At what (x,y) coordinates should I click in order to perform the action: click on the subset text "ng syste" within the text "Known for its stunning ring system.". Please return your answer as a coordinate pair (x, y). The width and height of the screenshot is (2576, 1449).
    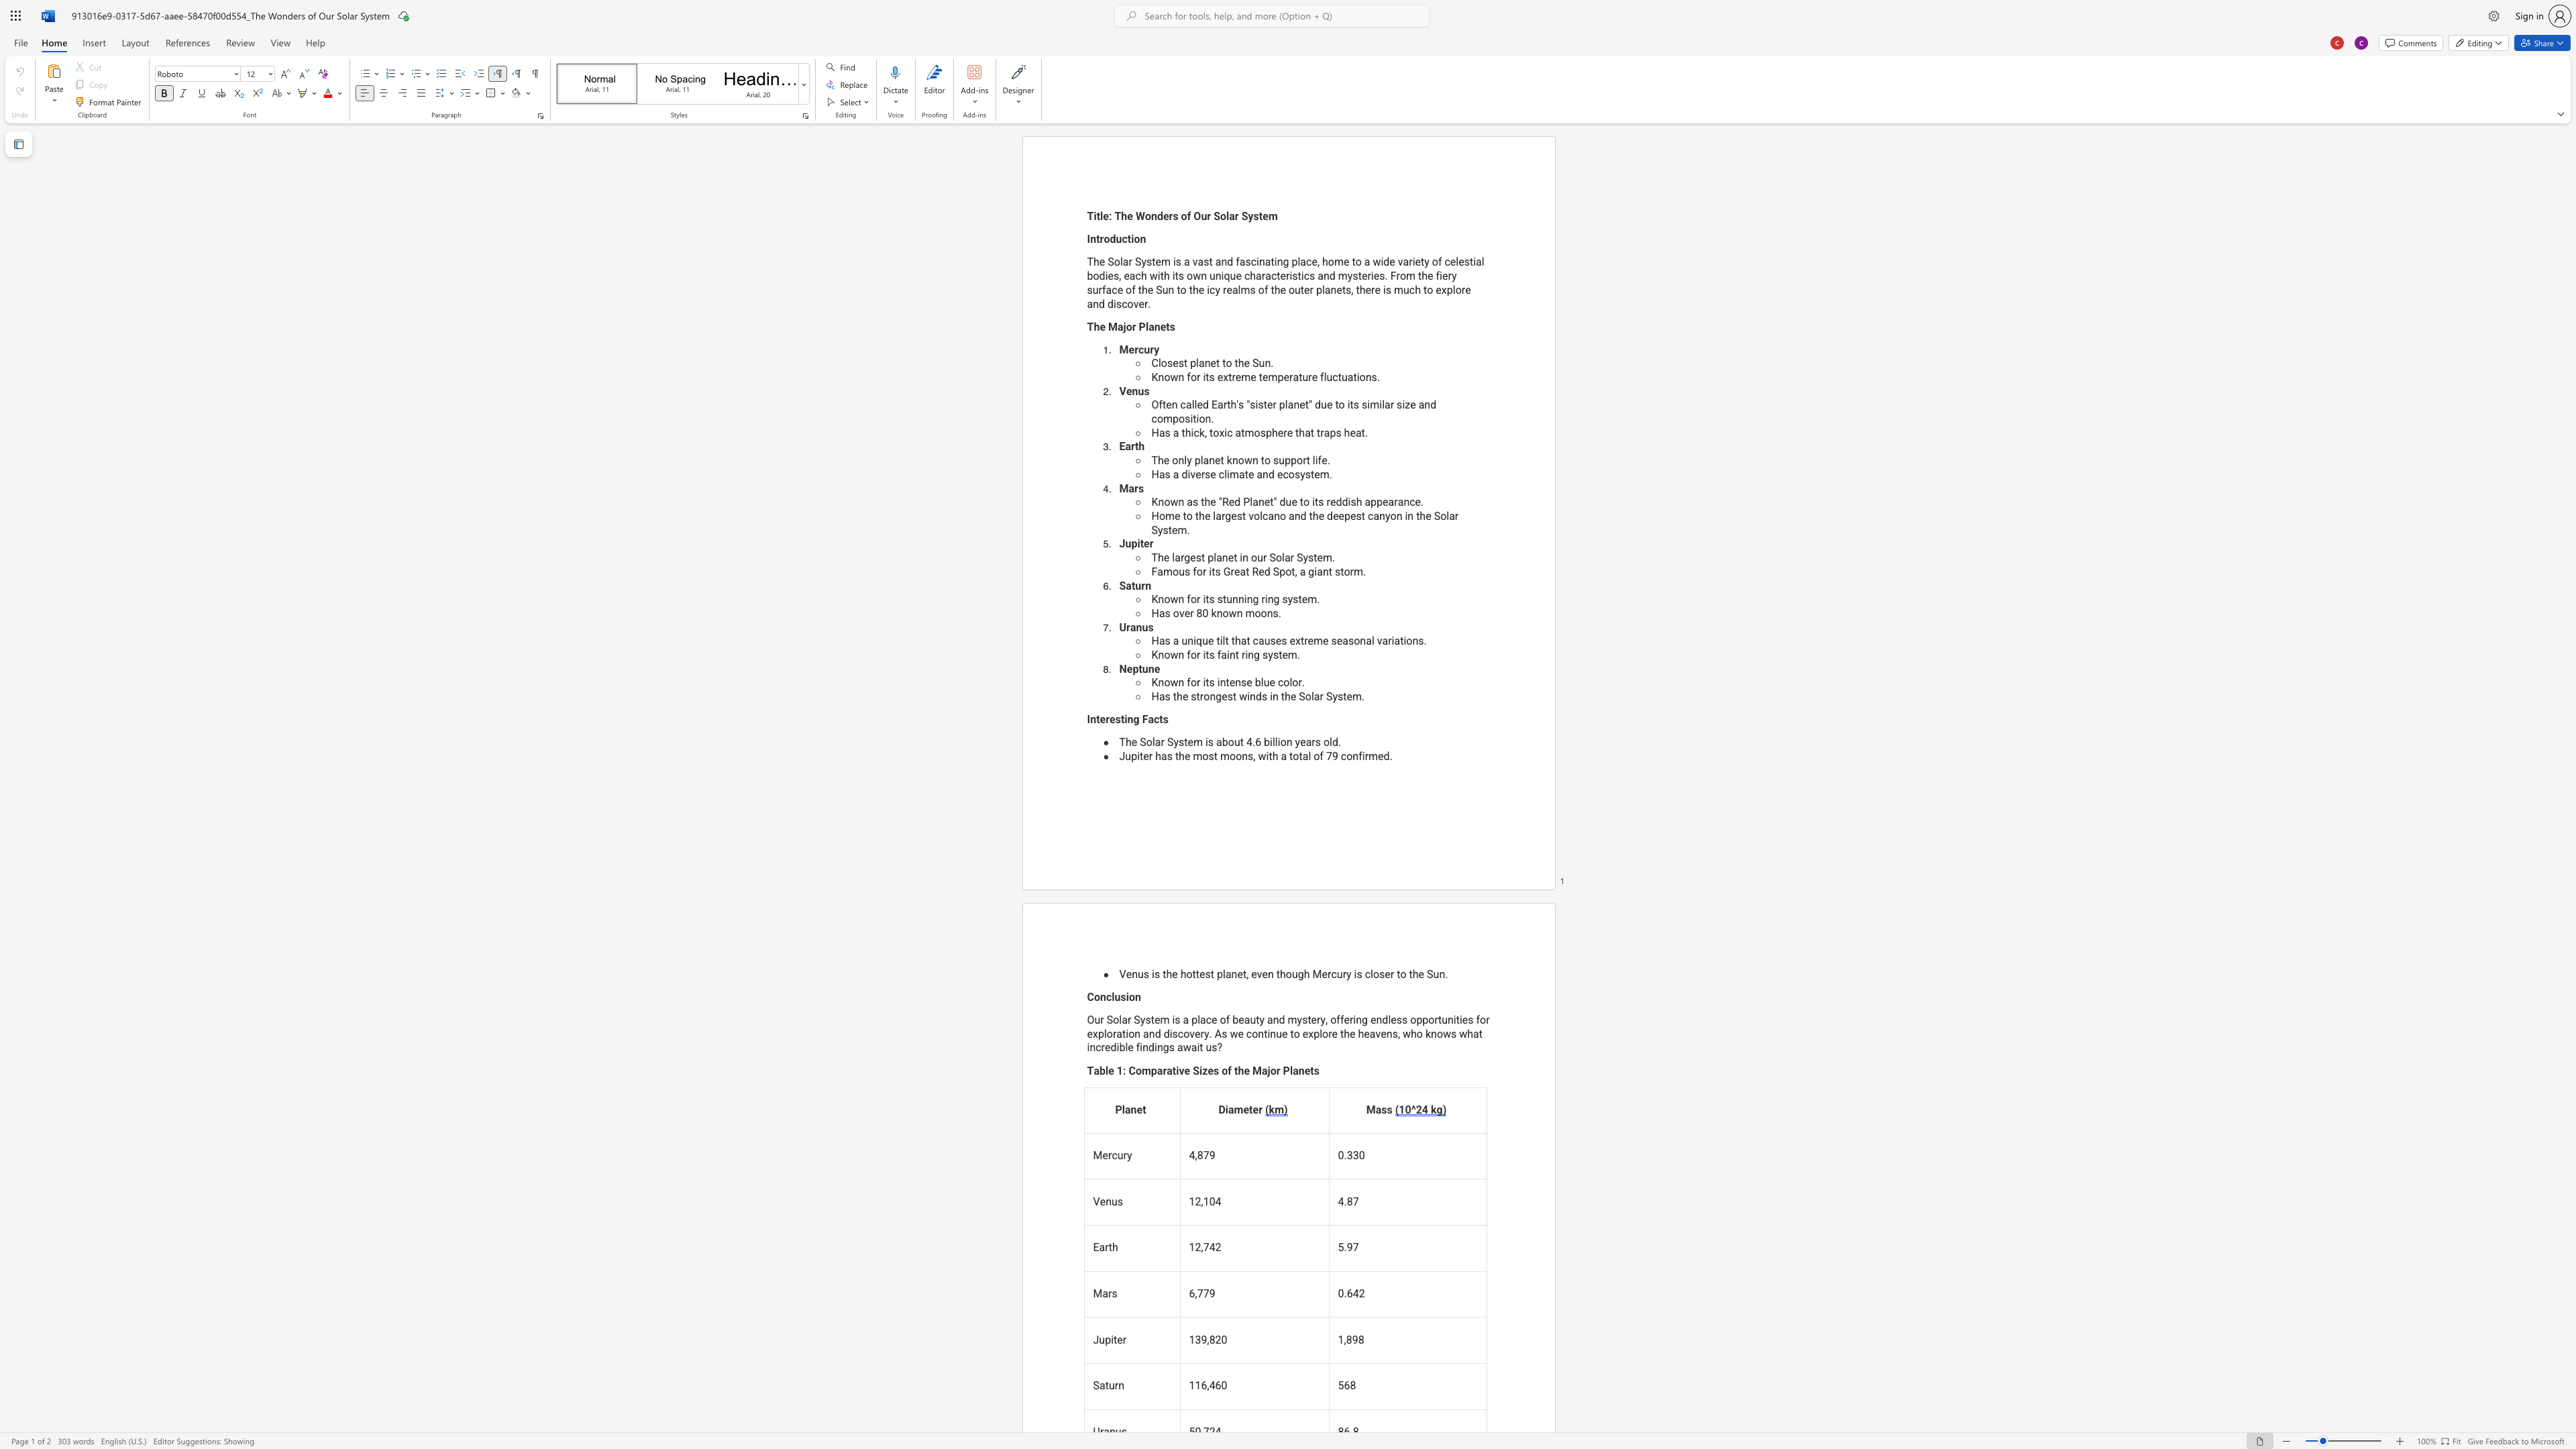
    Looking at the image, I should click on (1267, 598).